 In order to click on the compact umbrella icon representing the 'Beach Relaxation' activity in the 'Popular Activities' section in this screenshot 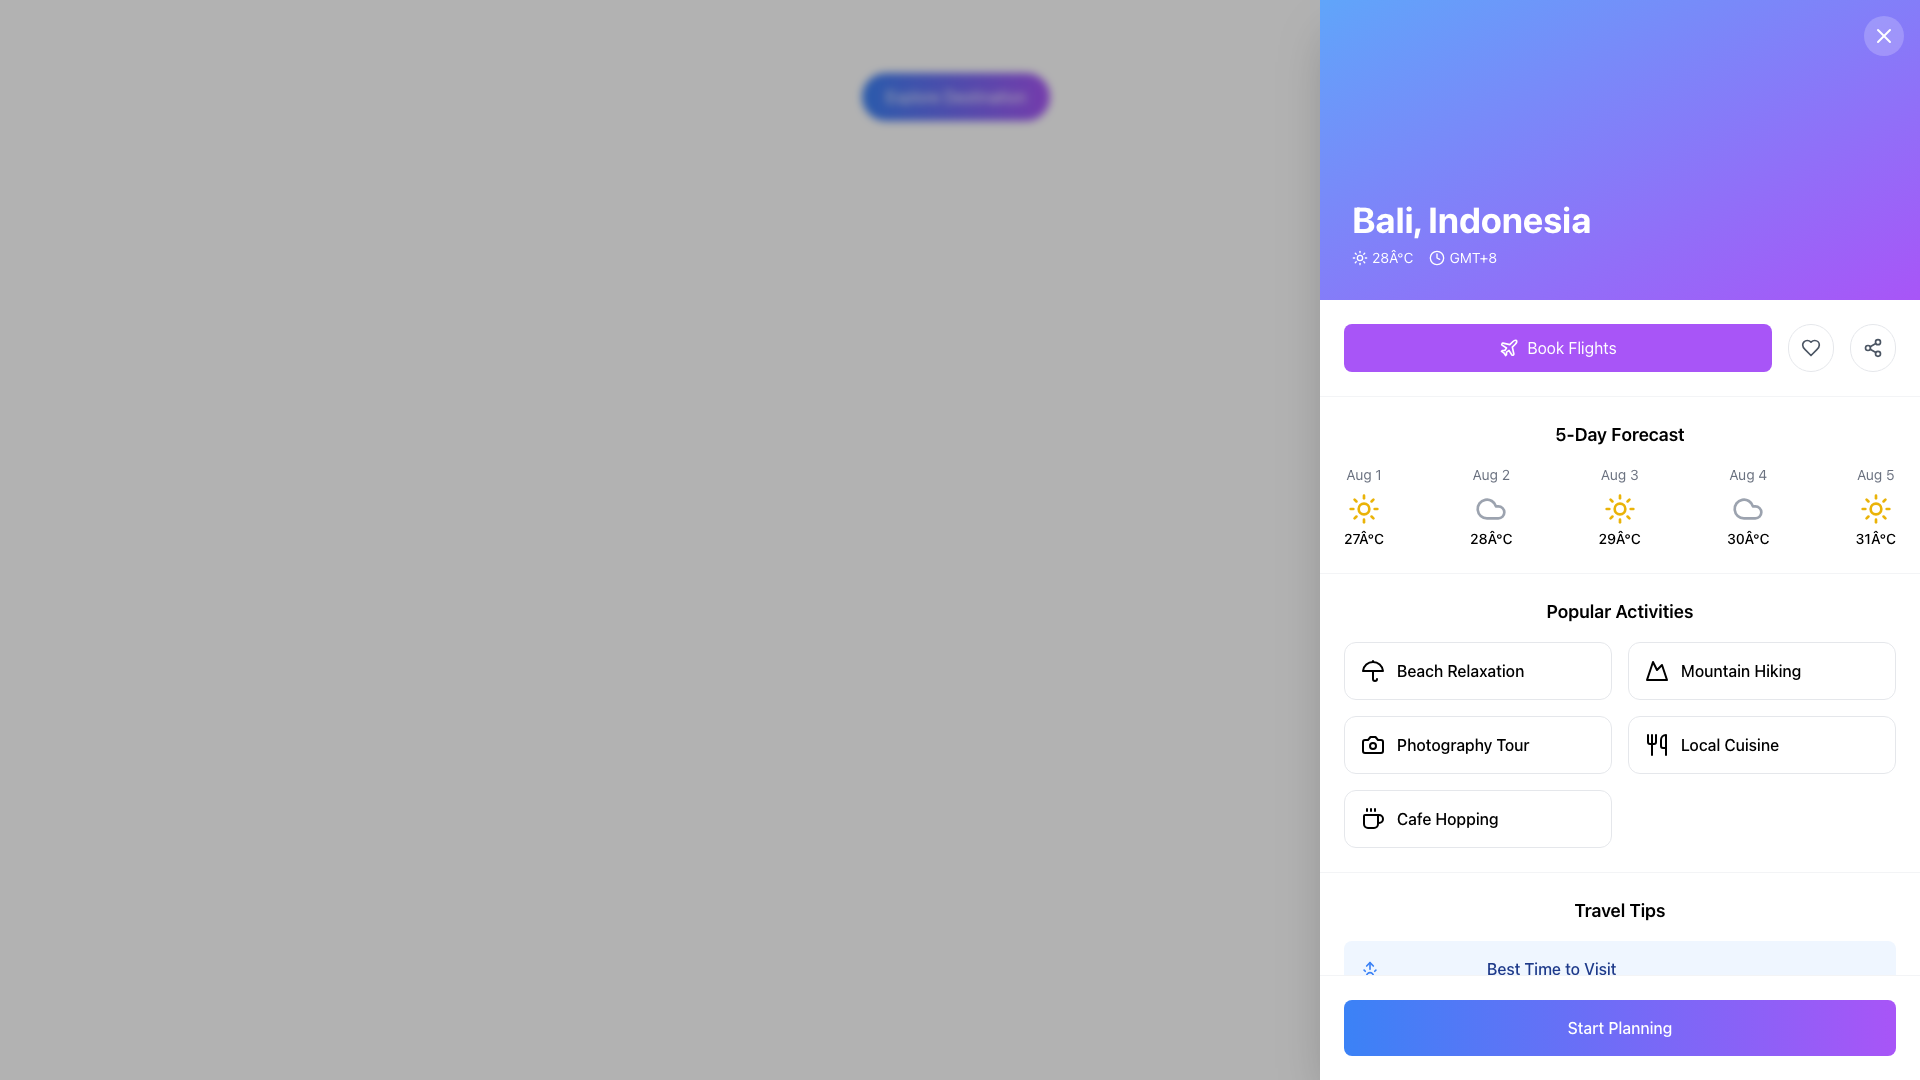, I will do `click(1371, 671)`.